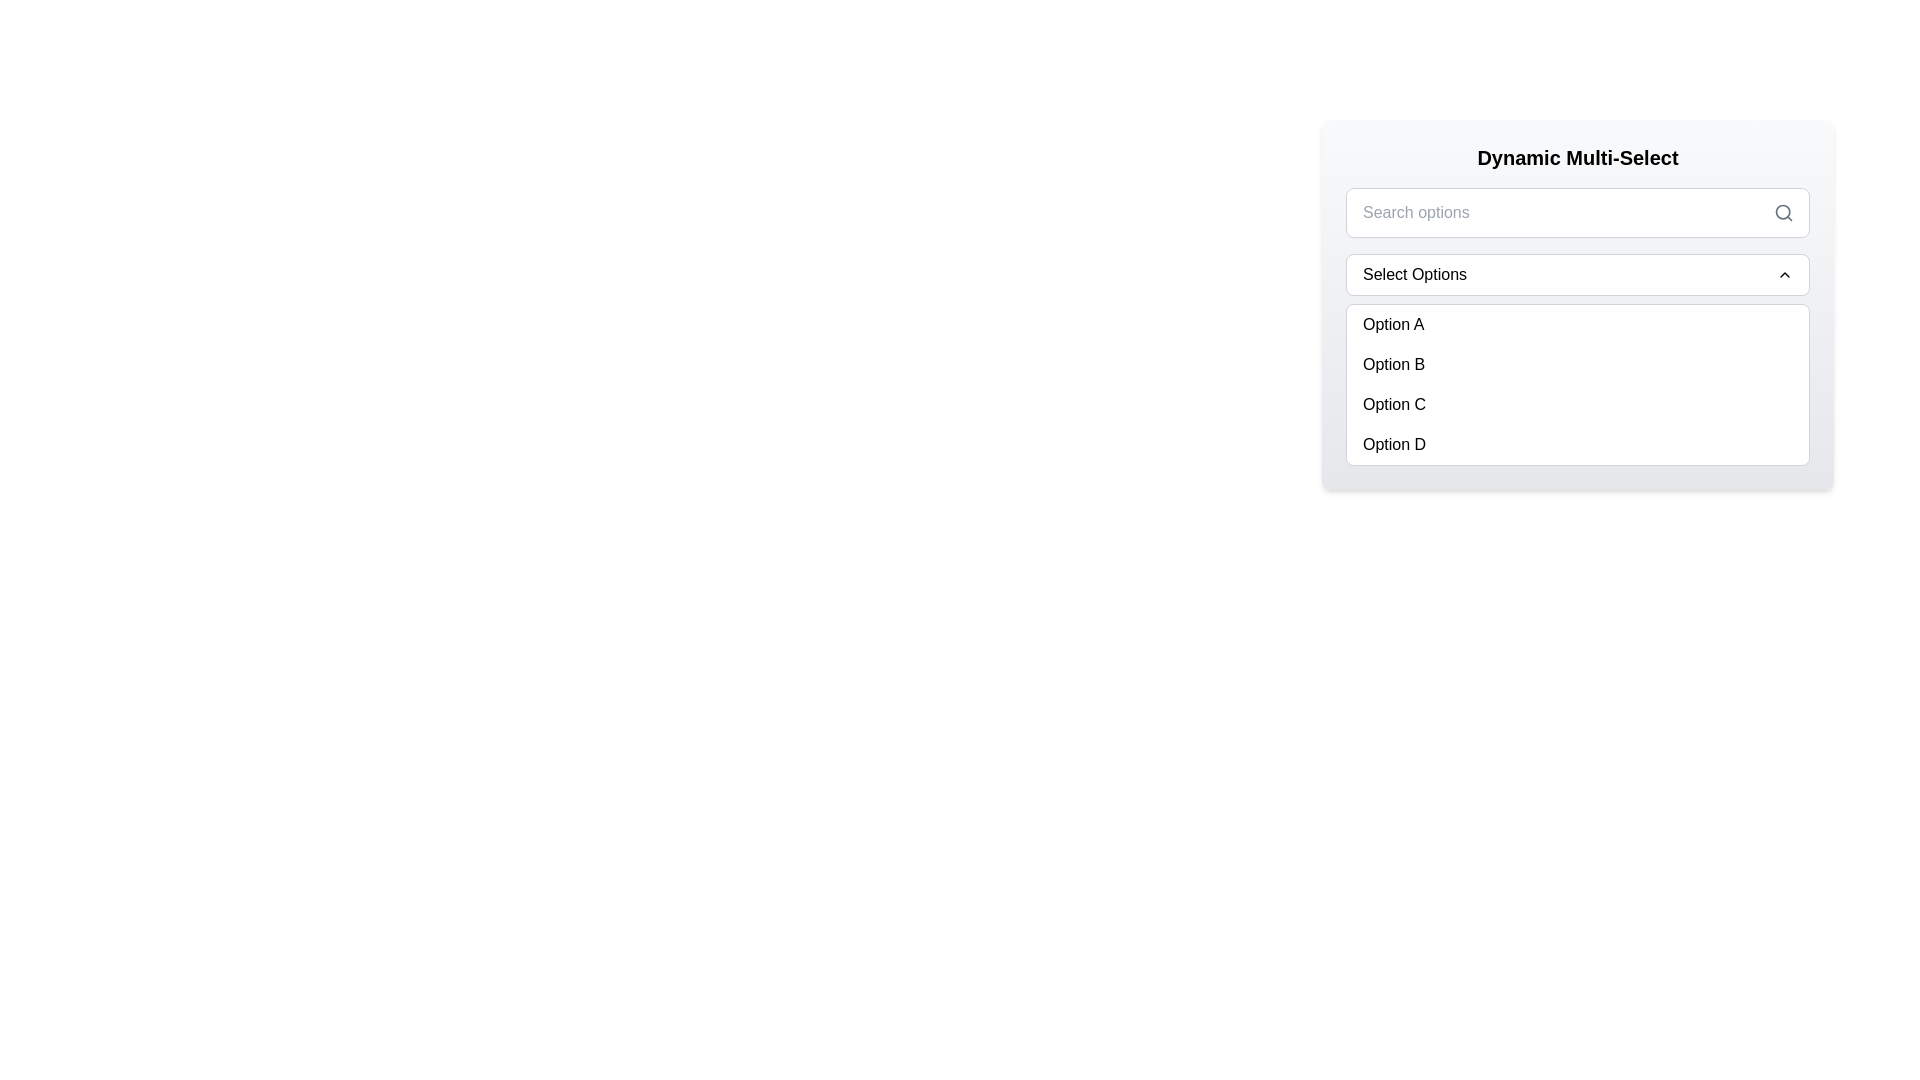  Describe the element at coordinates (1577, 157) in the screenshot. I see `the static text label that serves as a title for the section, located at the top of the group of options` at that location.